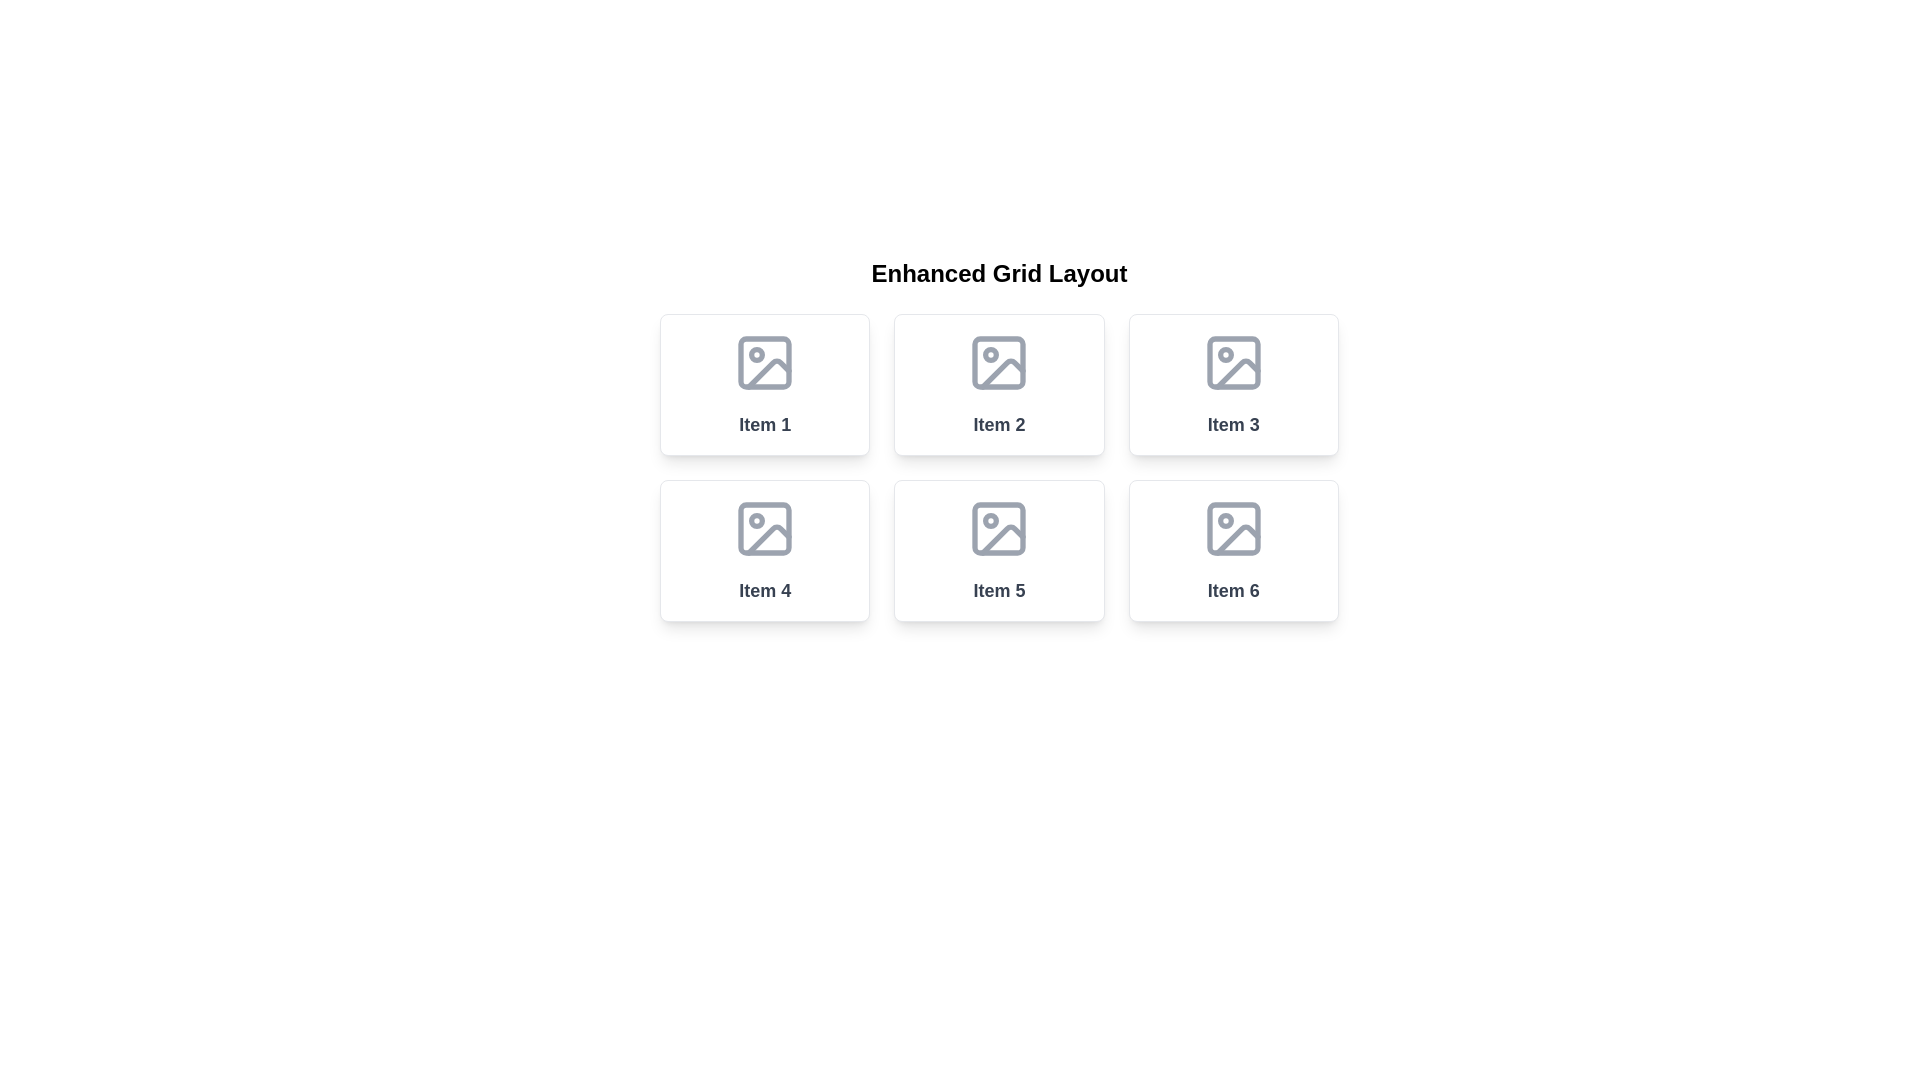 Image resolution: width=1920 pixels, height=1080 pixels. Describe the element at coordinates (999, 362) in the screenshot. I see `the Decorative icon located in the second tile of the Enhanced Grid Layout, marked as 'Item 2'` at that location.